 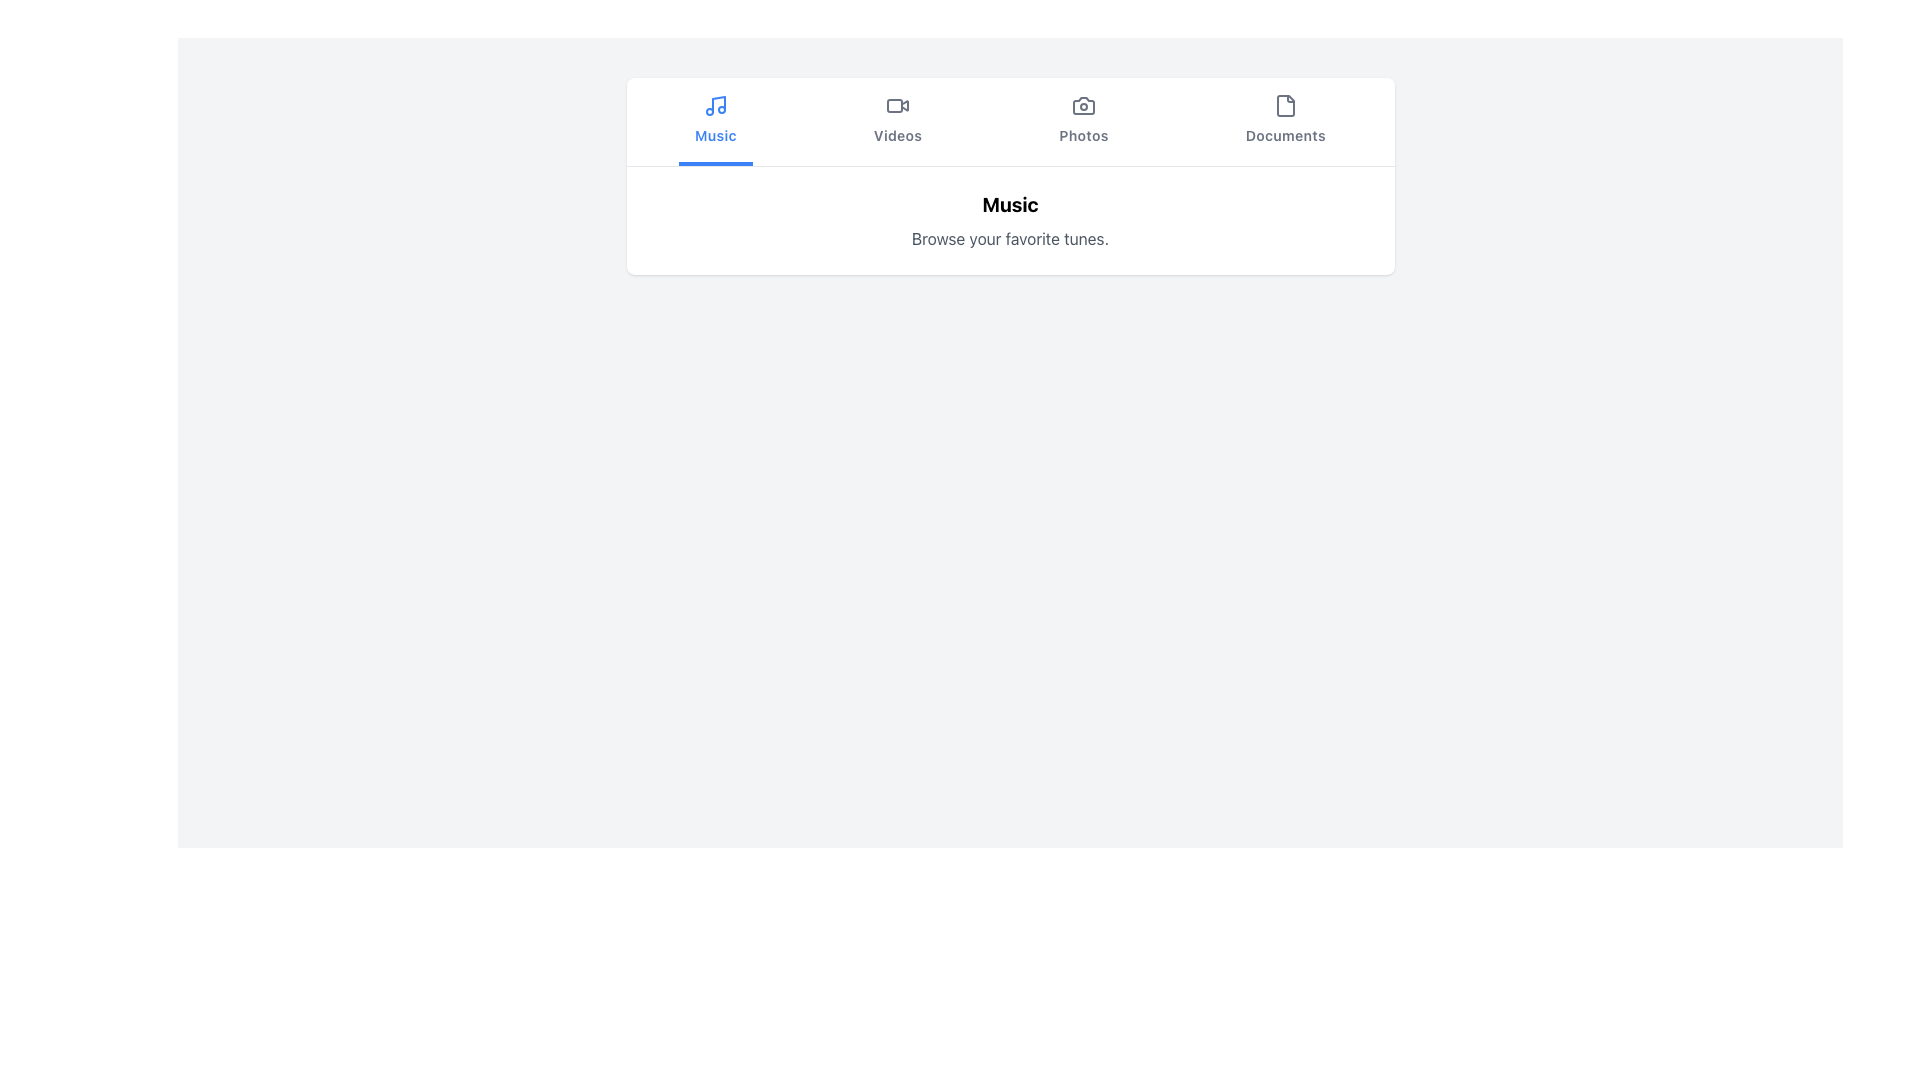 I want to click on the Navigation tab, which is the first item in a four-part section at the top of the page, located to the left of the 'Videos', 'Photos', and 'Documents' components, so click(x=715, y=122).